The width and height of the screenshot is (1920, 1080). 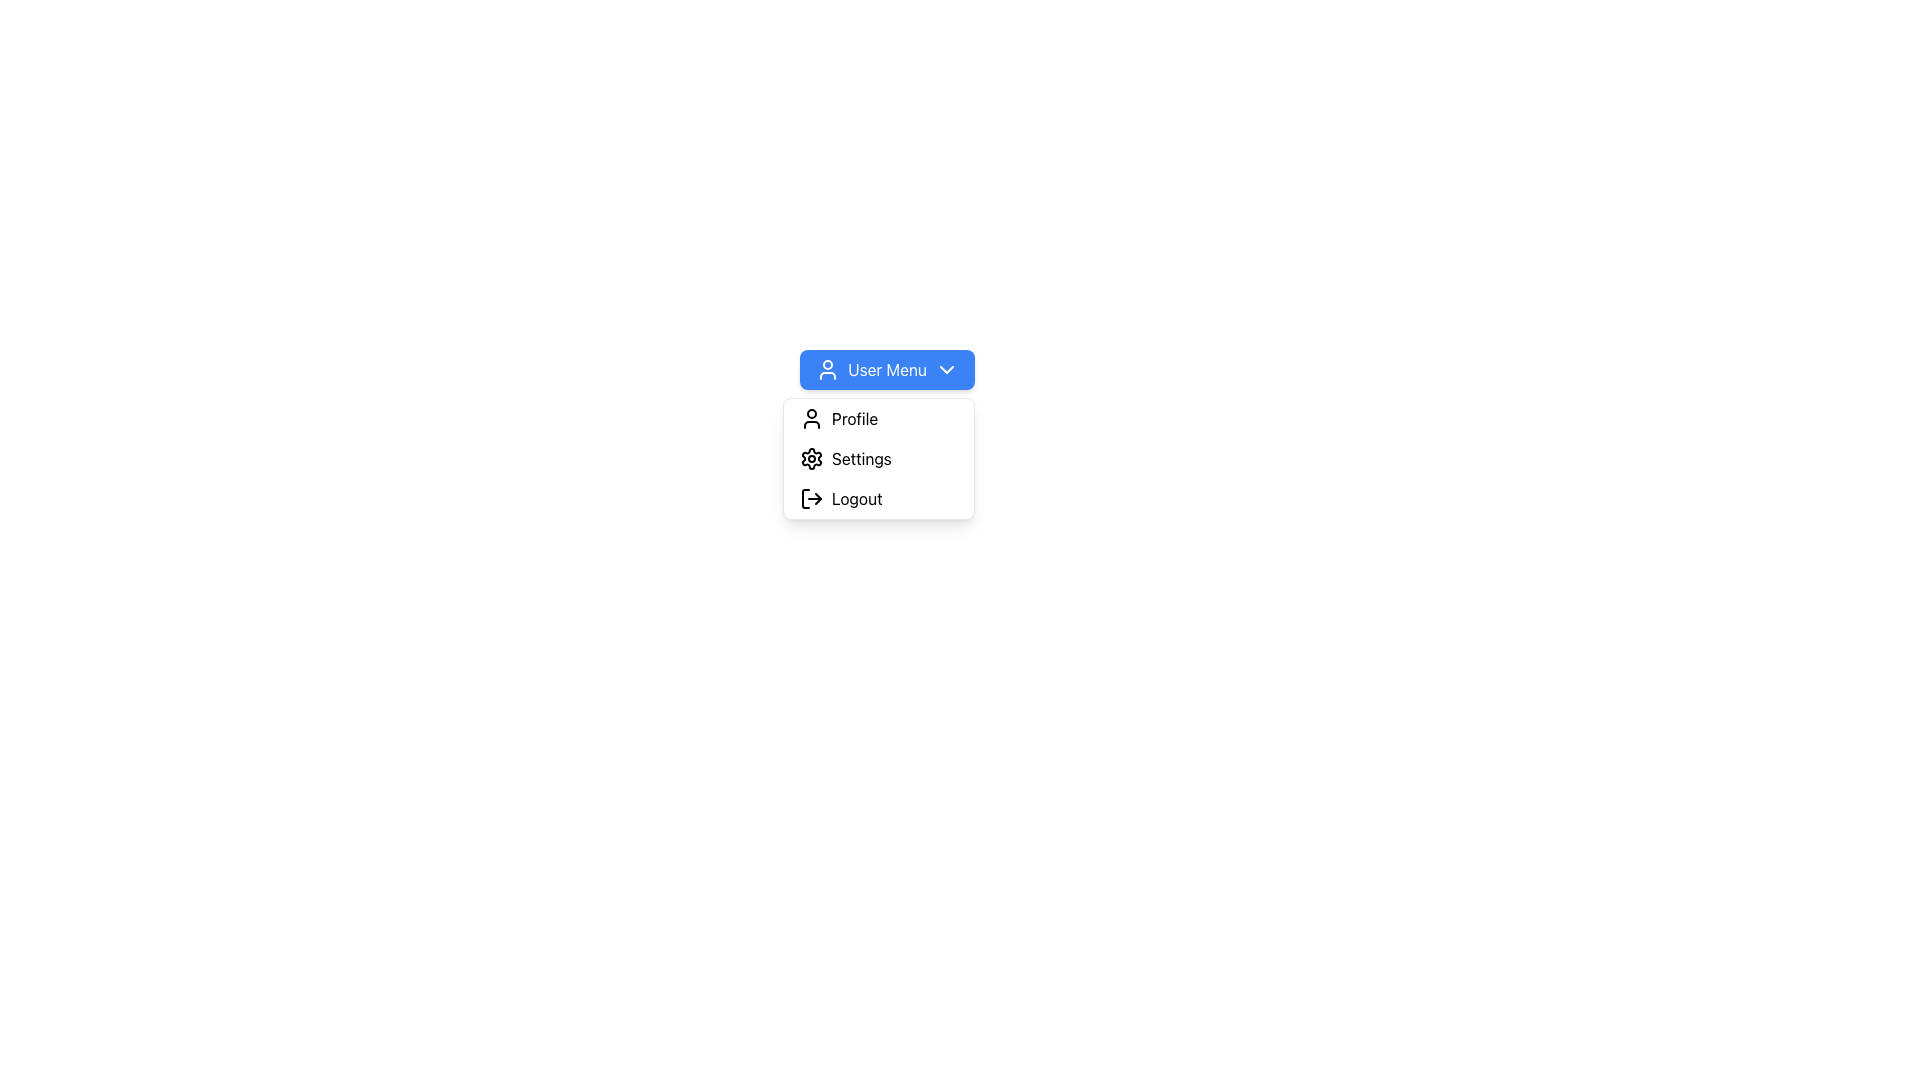 What do you see at coordinates (828, 370) in the screenshot?
I see `the user icon on the blue 'User Menu' button, which is the first visual component` at bounding box center [828, 370].